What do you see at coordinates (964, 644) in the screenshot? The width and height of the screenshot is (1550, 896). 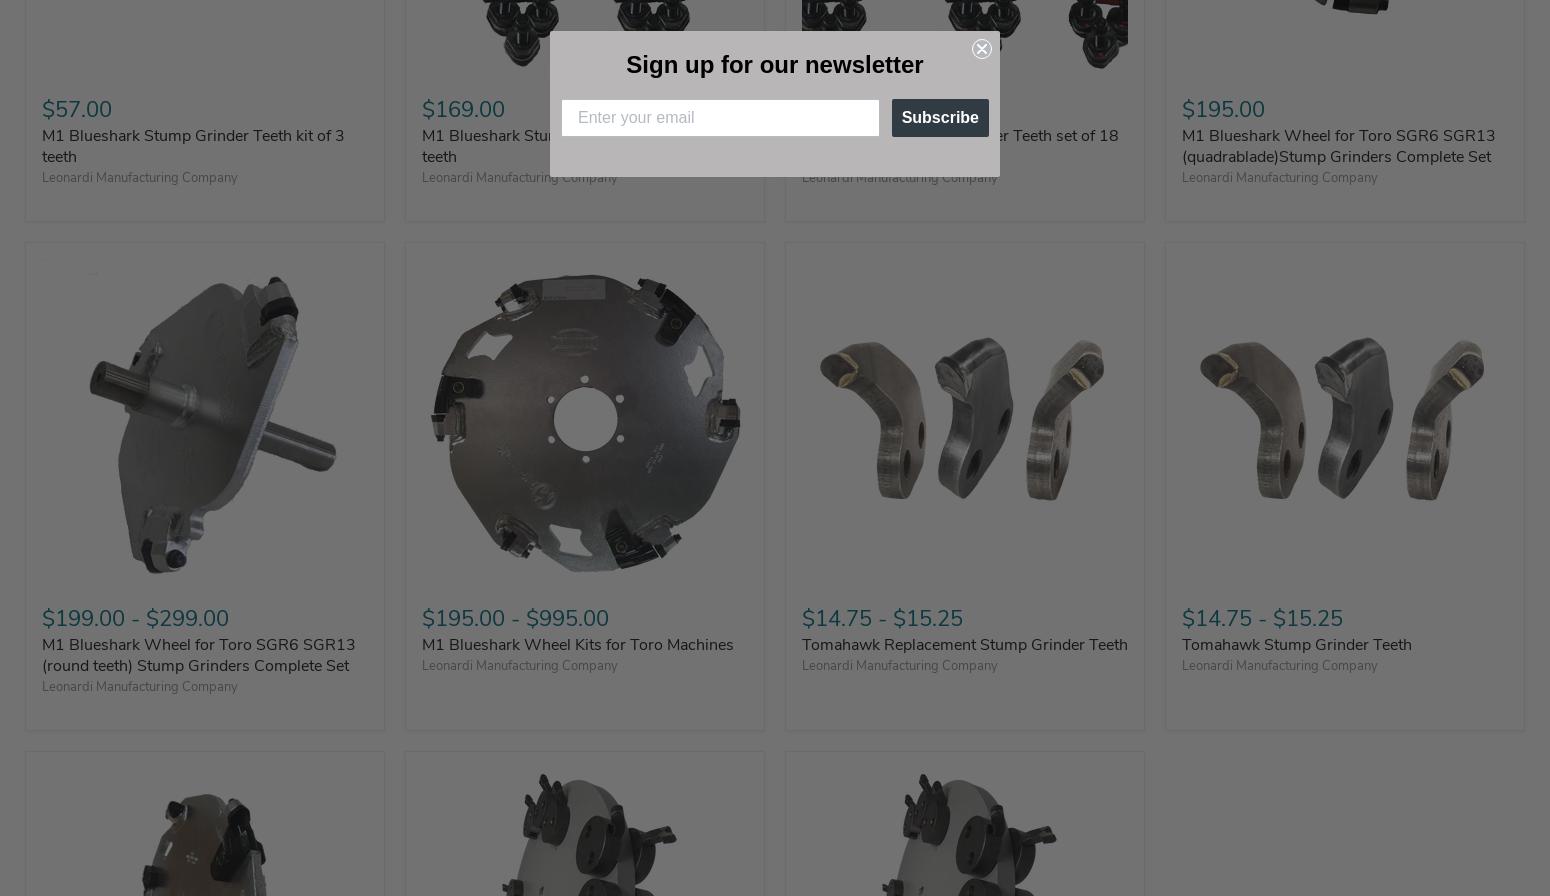 I see `'Tomahawk Replacement Stump Grinder Teeth'` at bounding box center [964, 644].